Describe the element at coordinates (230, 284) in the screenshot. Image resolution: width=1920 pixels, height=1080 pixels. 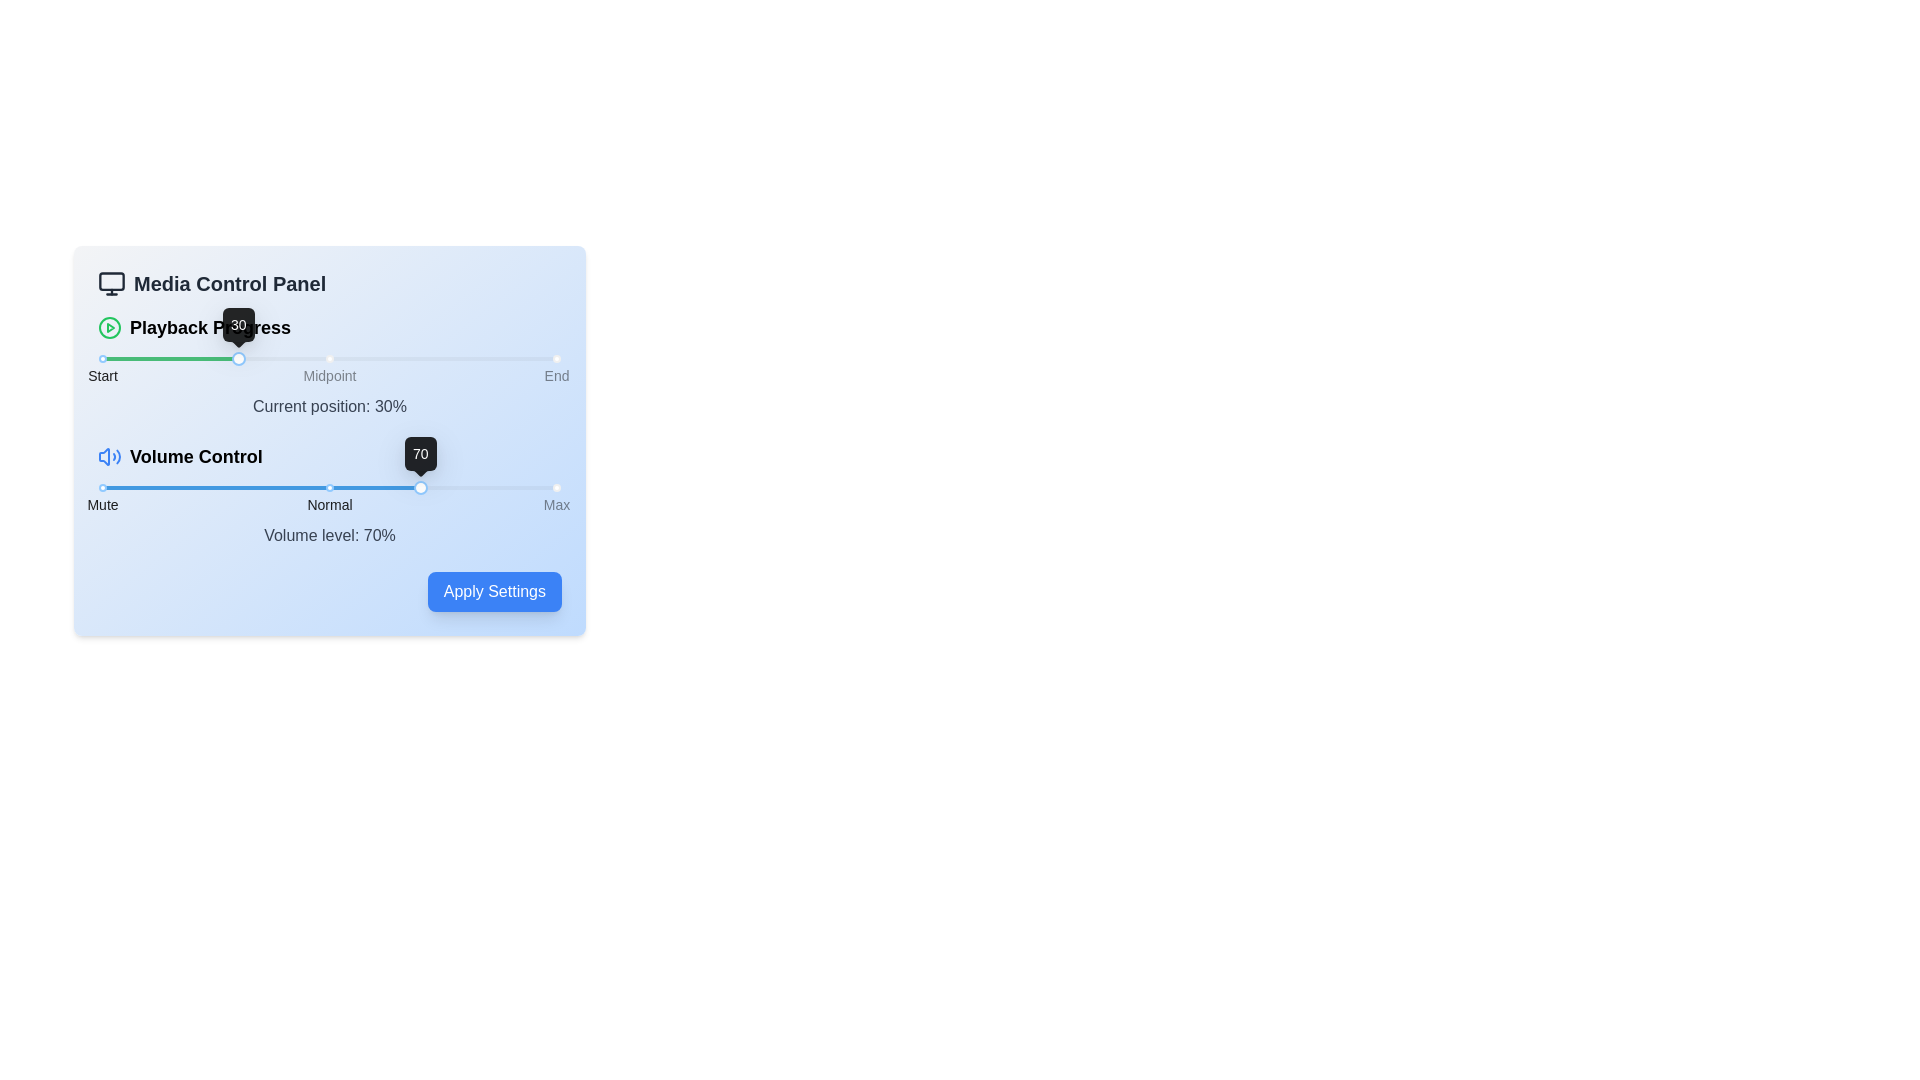
I see `the Text label that serves as the title for the 'Media Control Panel' section, located at the top of the interface to the right of a monitor icon` at that location.